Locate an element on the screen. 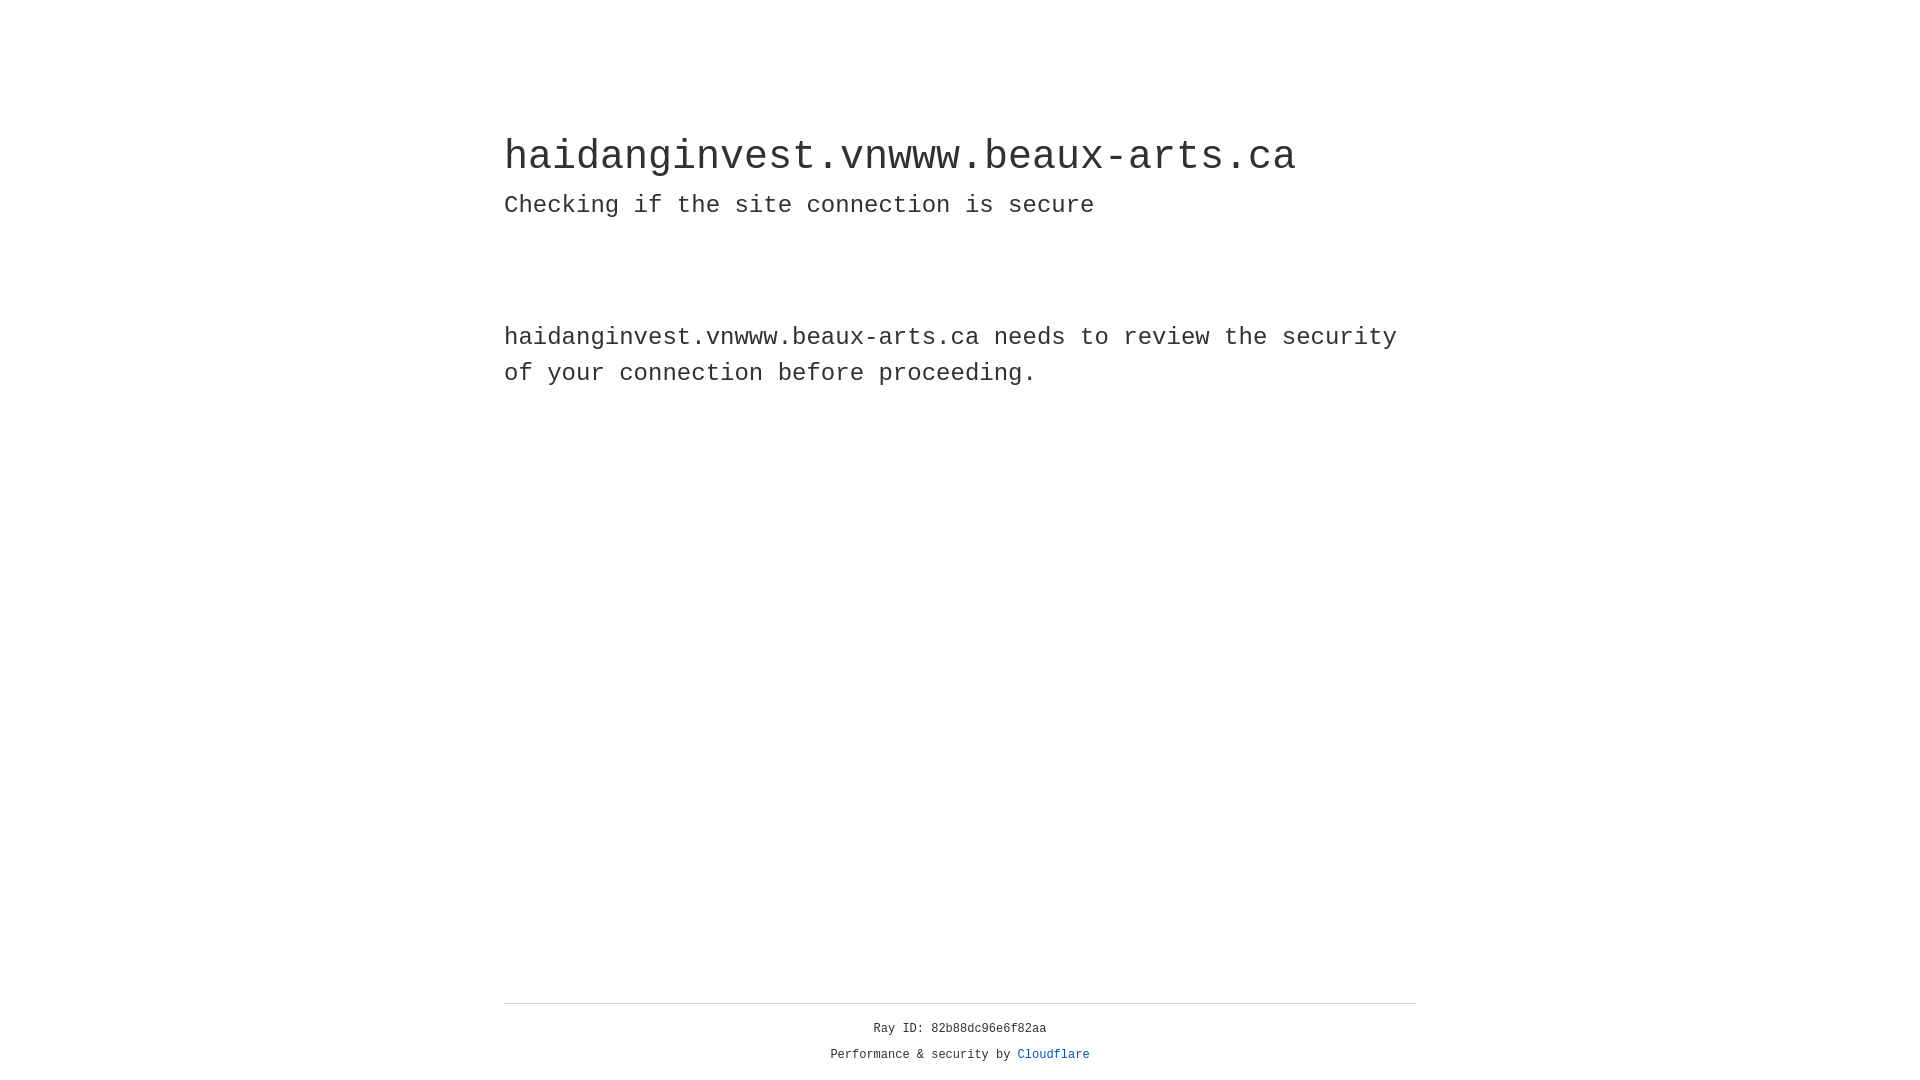 The image size is (1920, 1080). 'Cloudflare' is located at coordinates (1053, 1054).